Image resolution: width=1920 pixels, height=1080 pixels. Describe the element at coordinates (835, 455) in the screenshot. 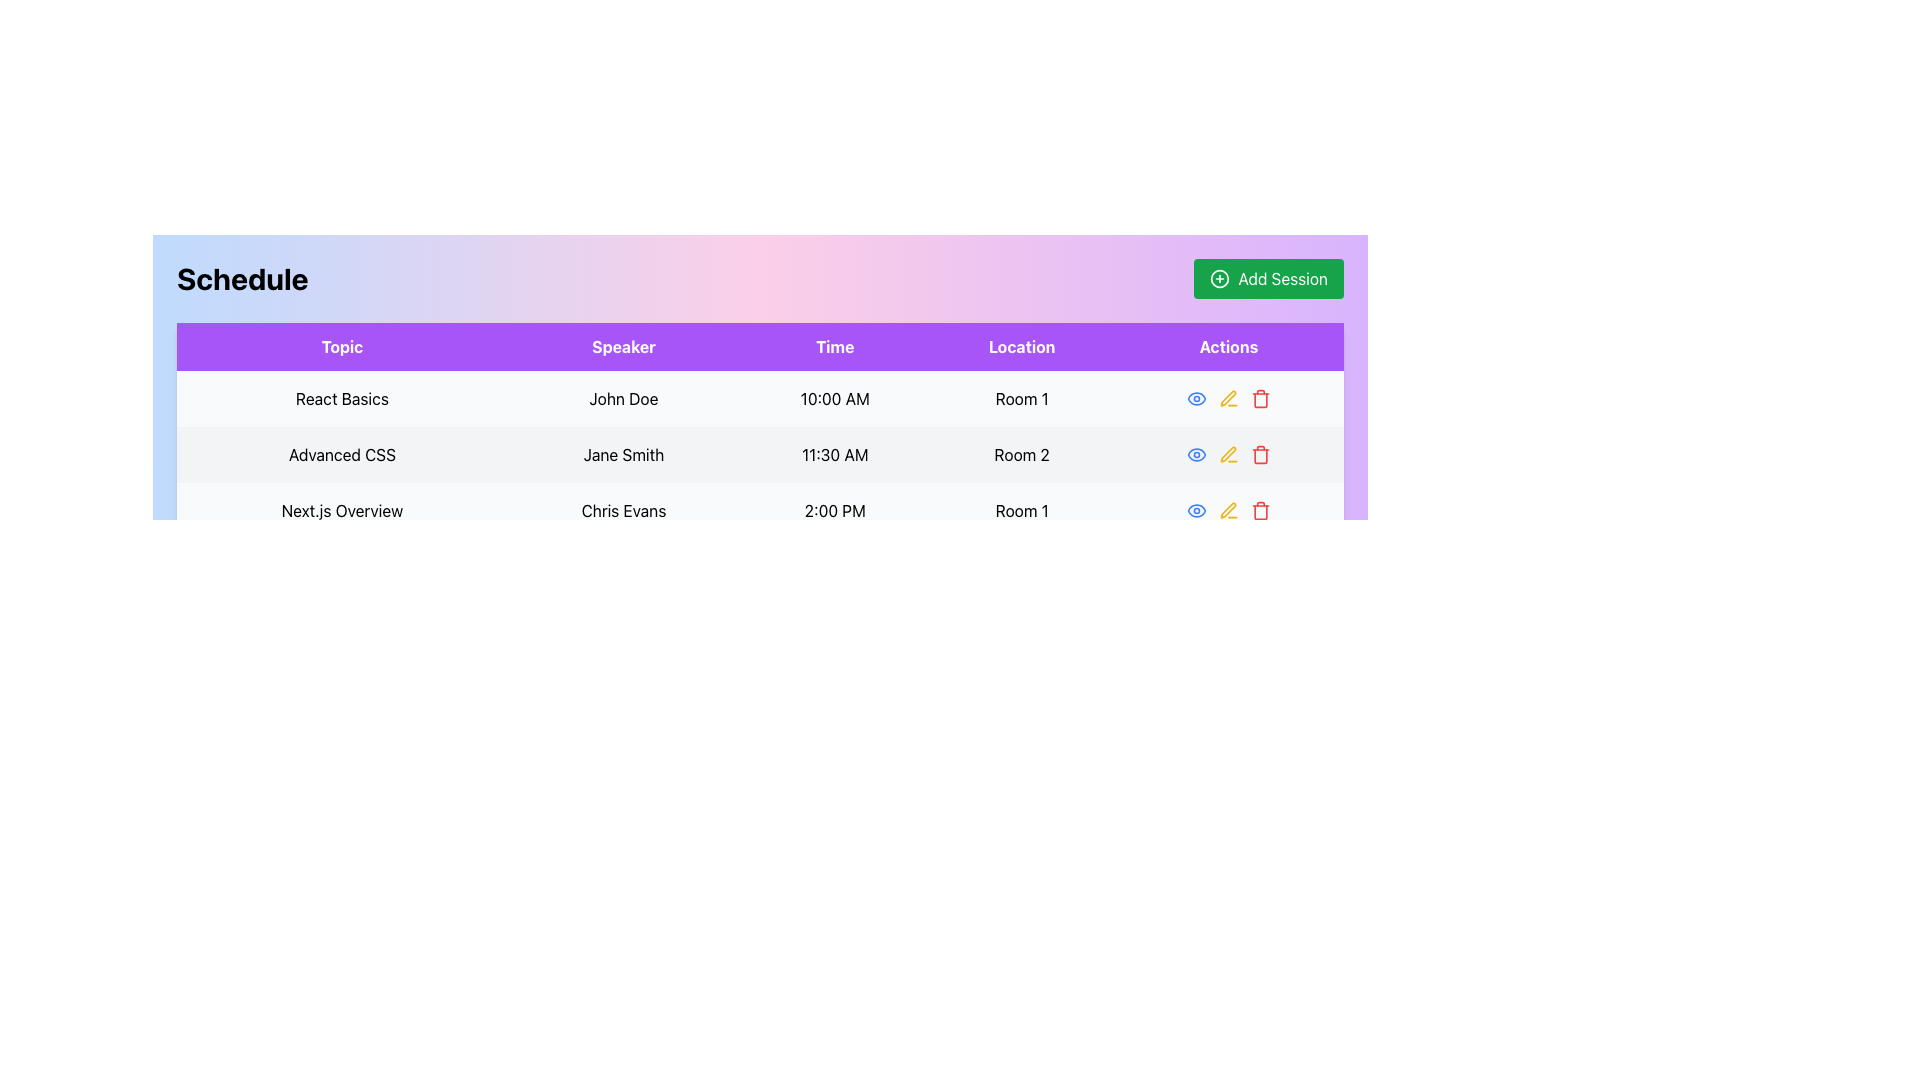

I see `the Text Label displaying '11:30 AM' in the second row of the table under the 'Time' column` at that location.